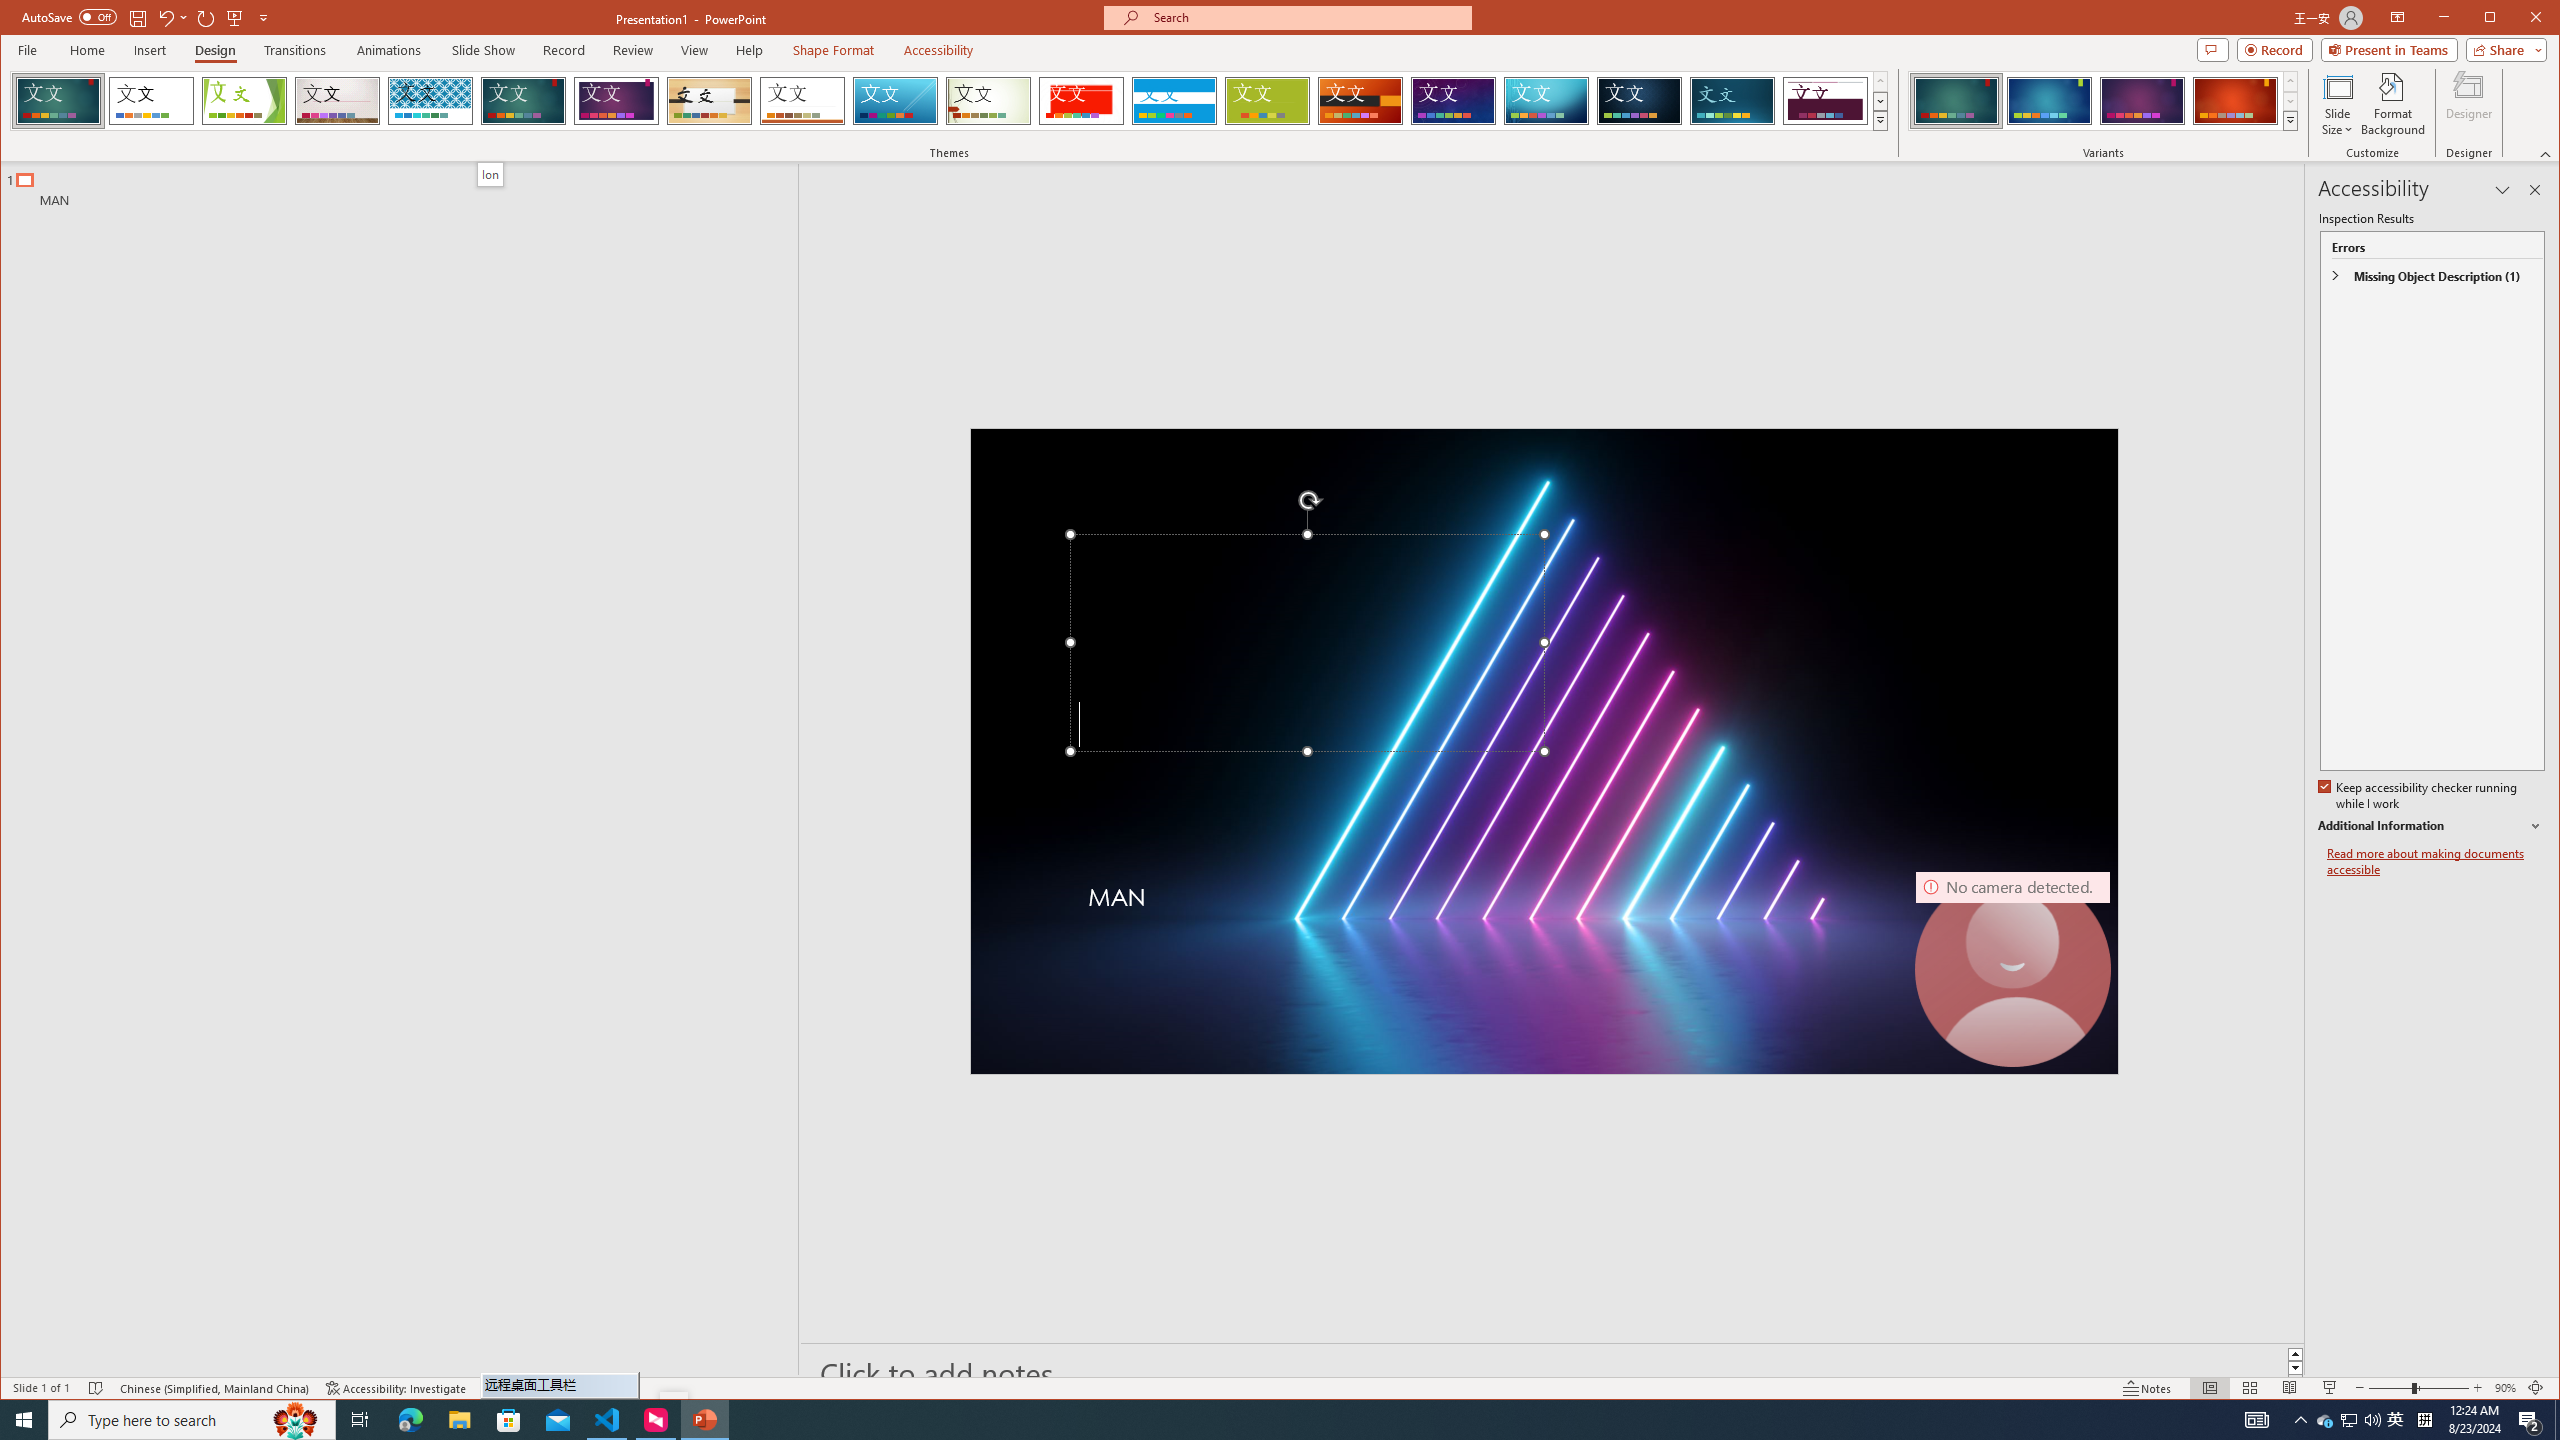  Describe the element at coordinates (2424, 1418) in the screenshot. I see `'Tray Input Indicator - Chinese (Simplified, China)'` at that location.